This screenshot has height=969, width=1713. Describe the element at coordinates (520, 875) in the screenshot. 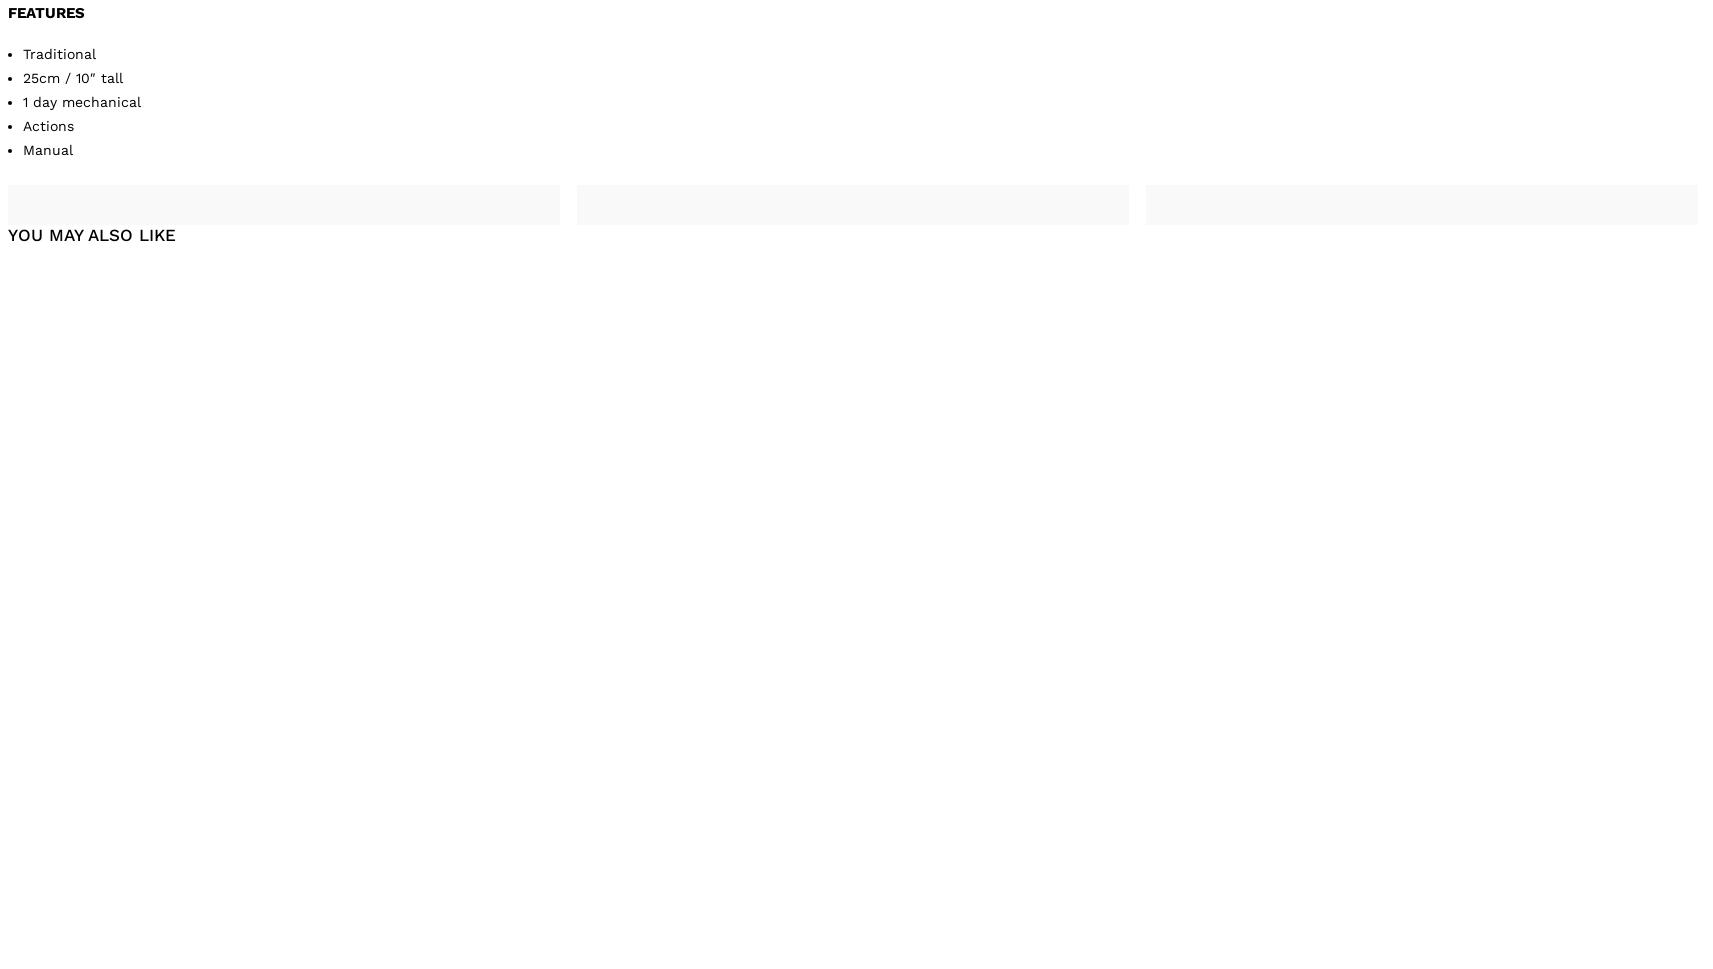

I see `'Anton Schneider'` at that location.